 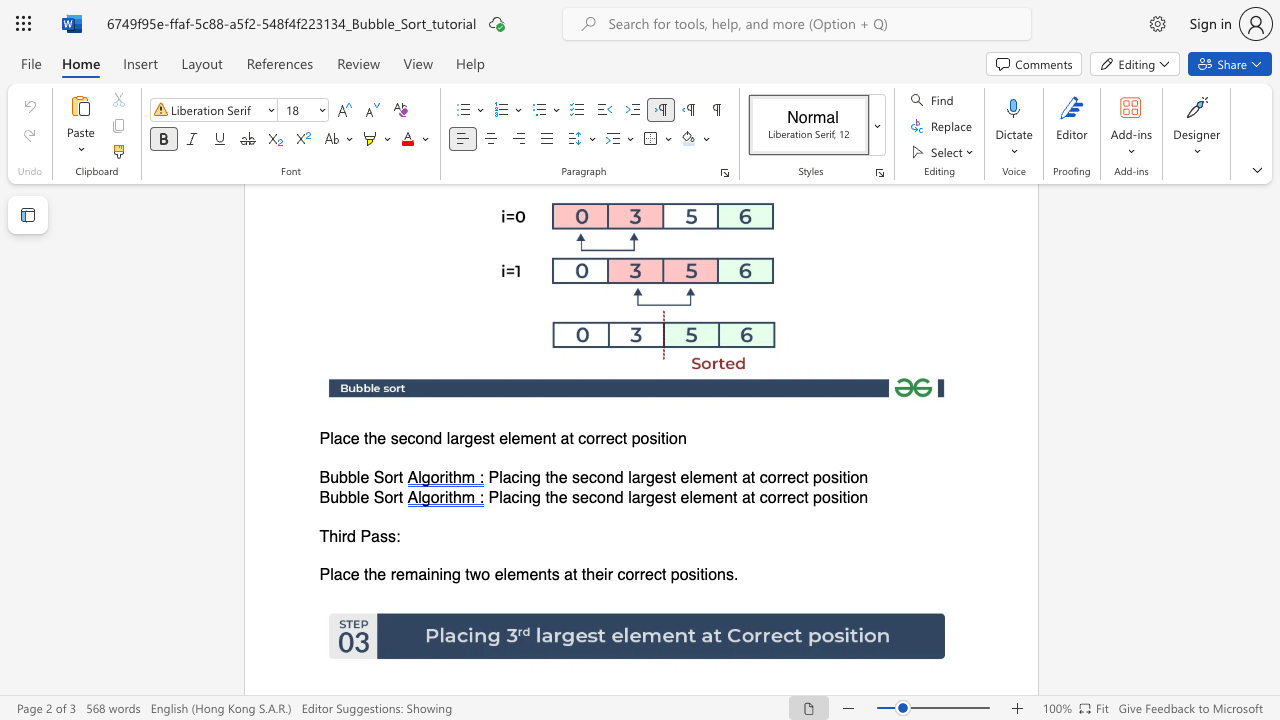 What do you see at coordinates (571, 496) in the screenshot?
I see `the subset text "seco" within the text "Placing the second largest element at correct position"` at bounding box center [571, 496].